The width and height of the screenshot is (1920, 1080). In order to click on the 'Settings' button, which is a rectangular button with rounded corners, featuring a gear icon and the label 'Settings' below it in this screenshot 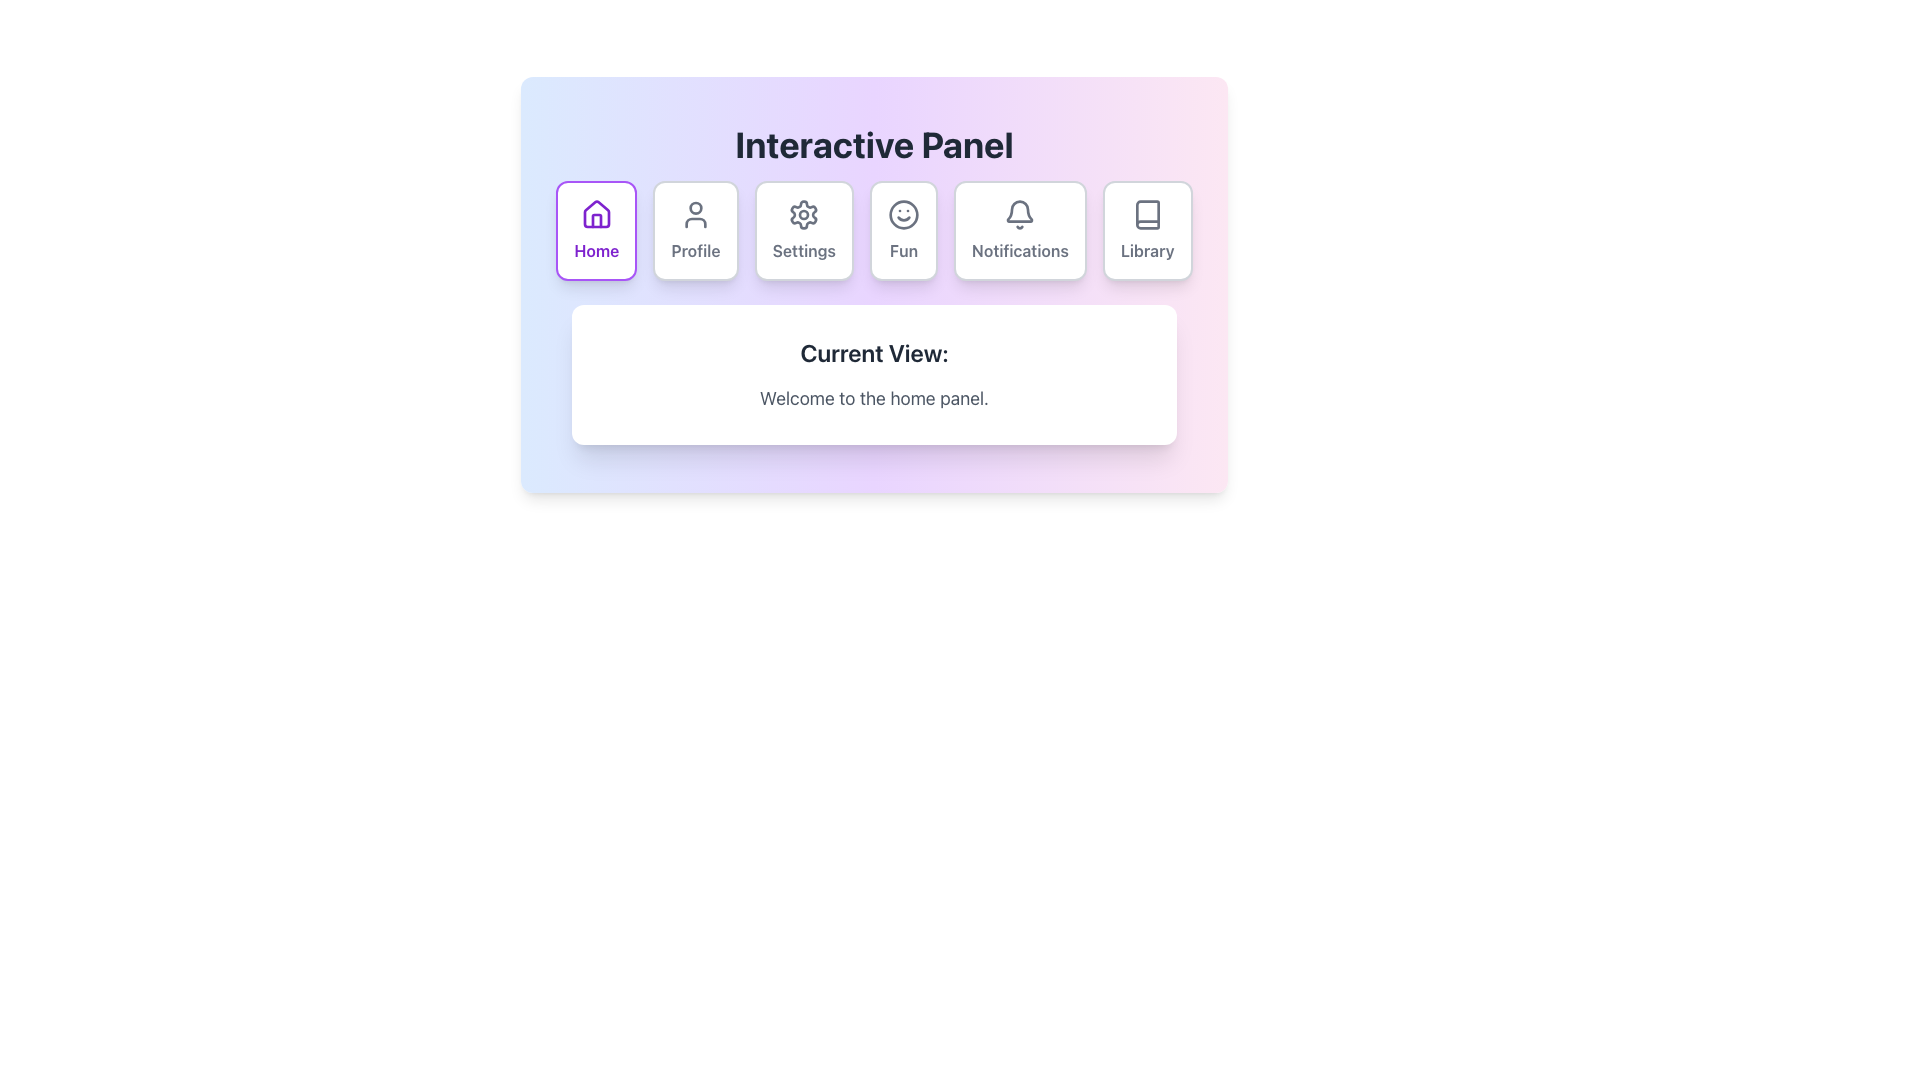, I will do `click(804, 230)`.